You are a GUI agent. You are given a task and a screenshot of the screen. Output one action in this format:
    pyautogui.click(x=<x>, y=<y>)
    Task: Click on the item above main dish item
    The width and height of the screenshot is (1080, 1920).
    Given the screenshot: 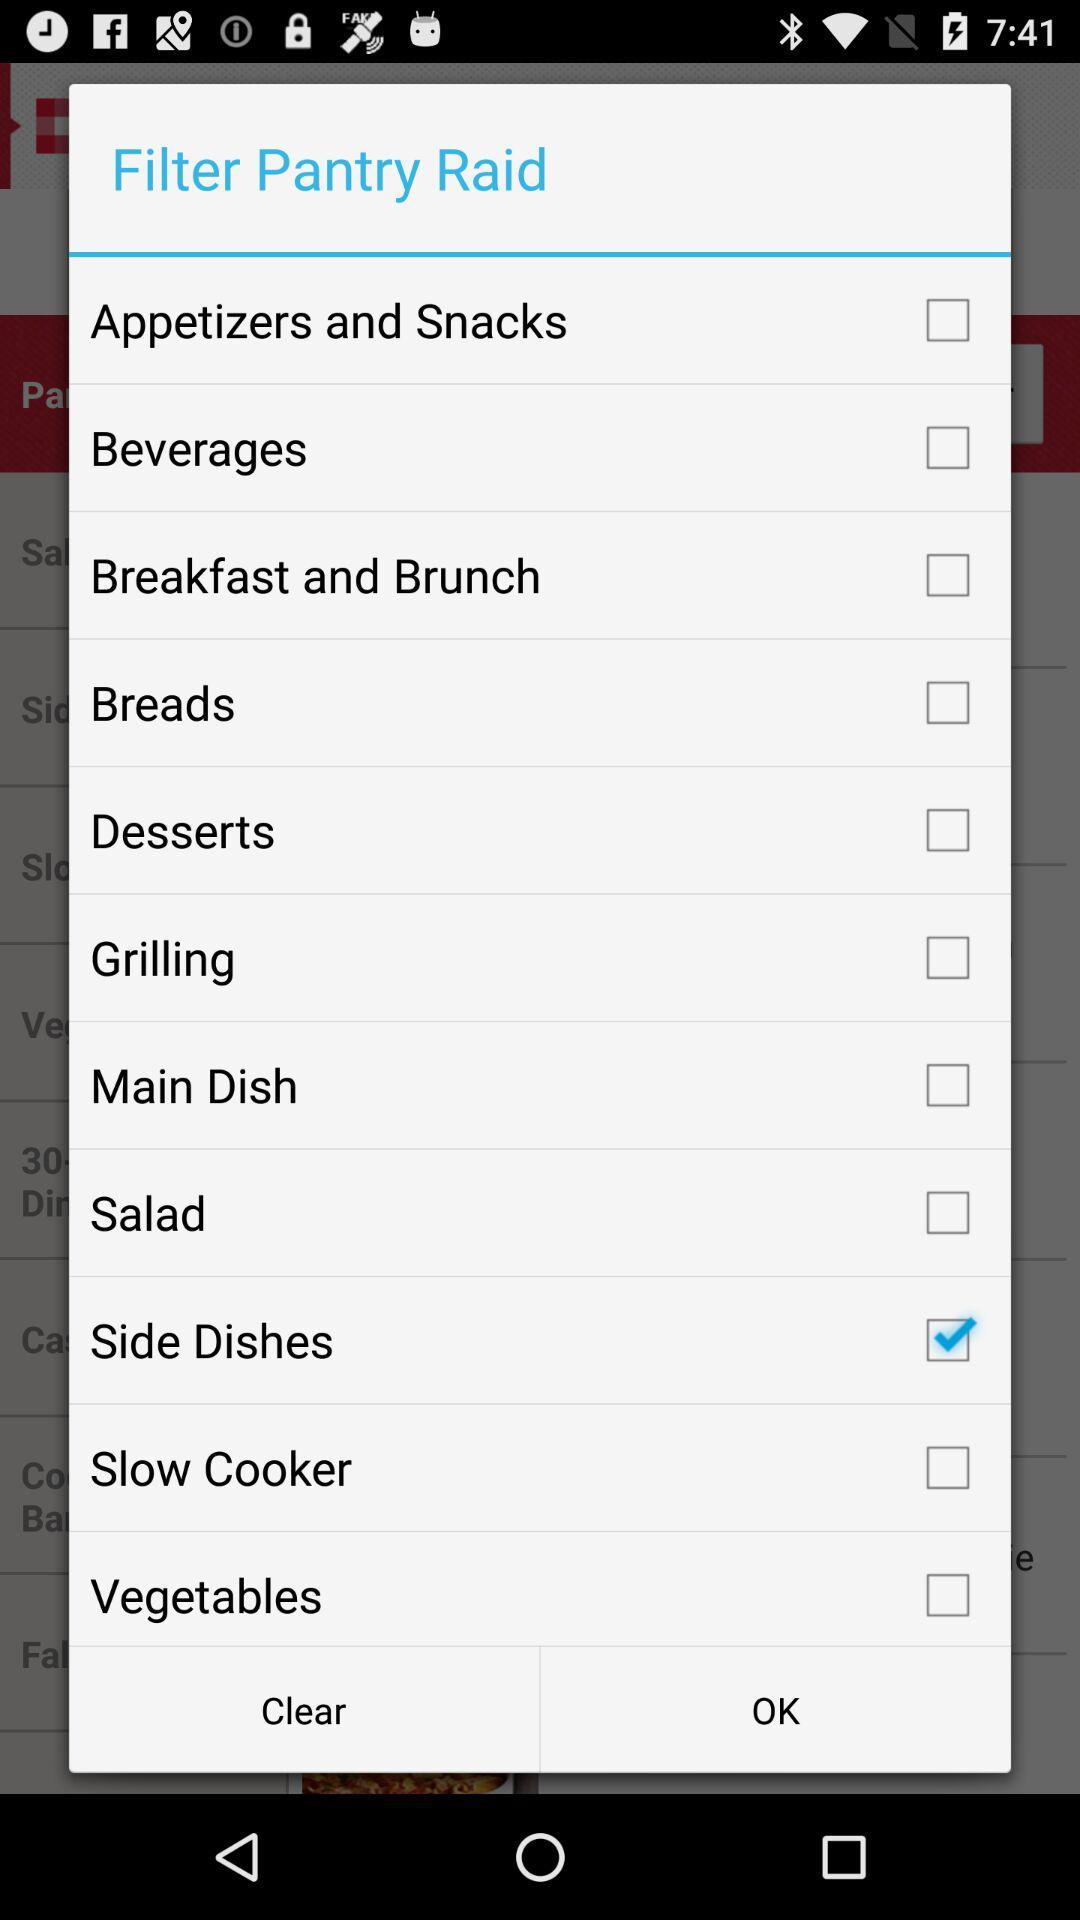 What is the action you would take?
    pyautogui.click(x=540, y=956)
    